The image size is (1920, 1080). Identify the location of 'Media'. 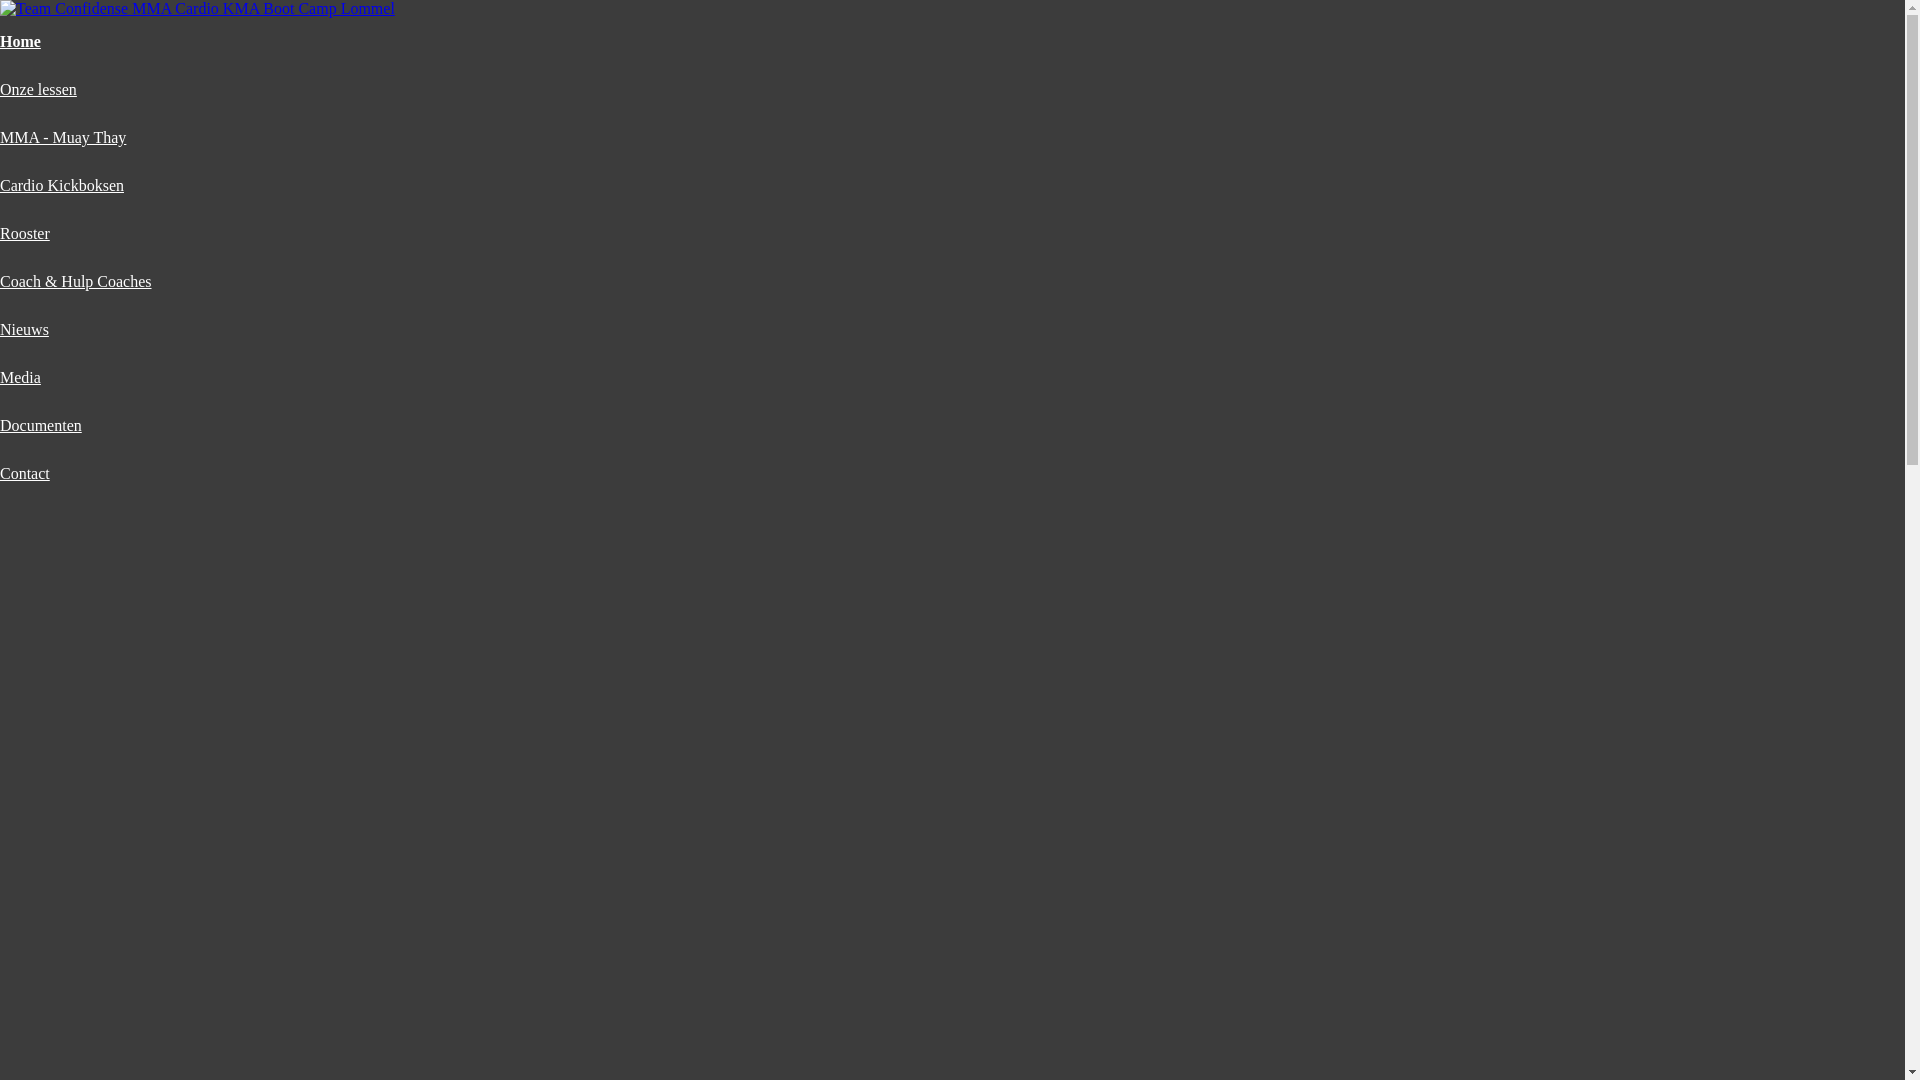
(20, 377).